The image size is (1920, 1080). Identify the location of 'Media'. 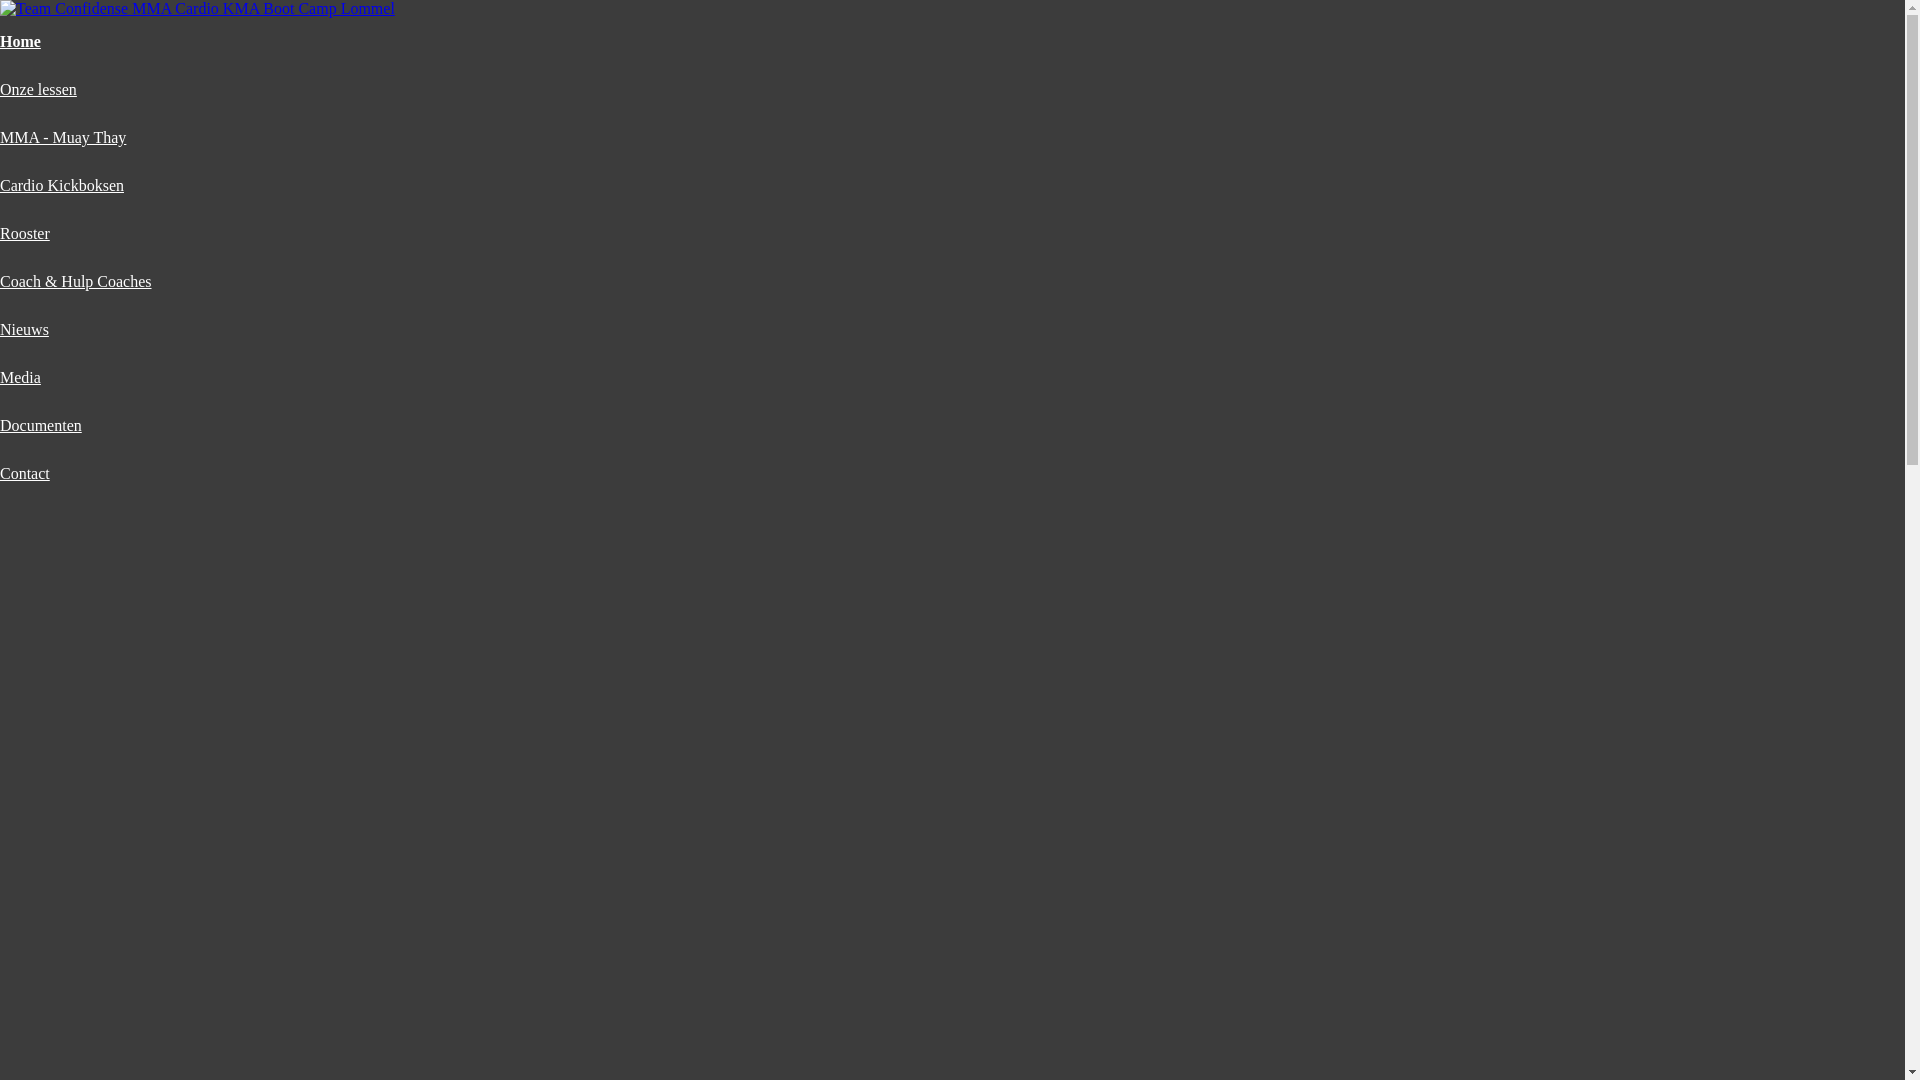
(20, 377).